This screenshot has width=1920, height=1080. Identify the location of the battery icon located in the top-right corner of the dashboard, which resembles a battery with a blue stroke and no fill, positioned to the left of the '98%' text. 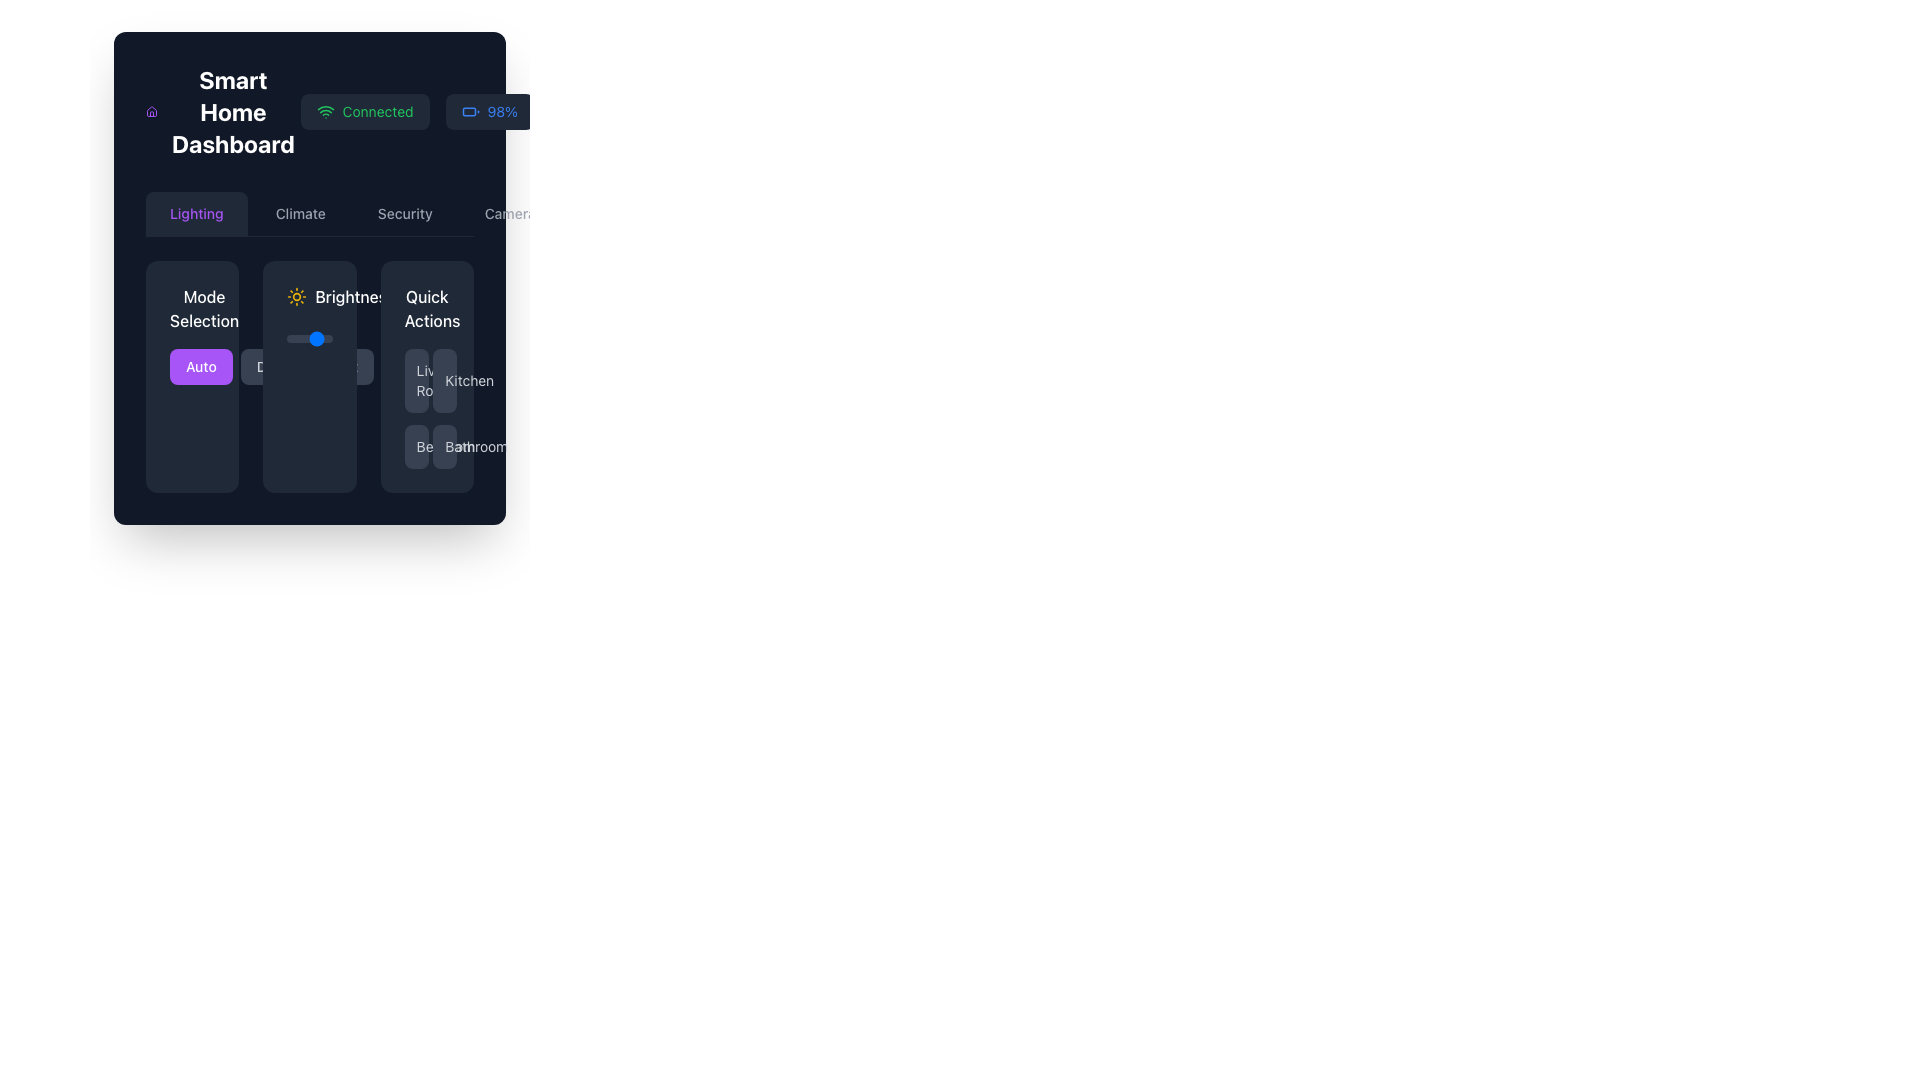
(469, 111).